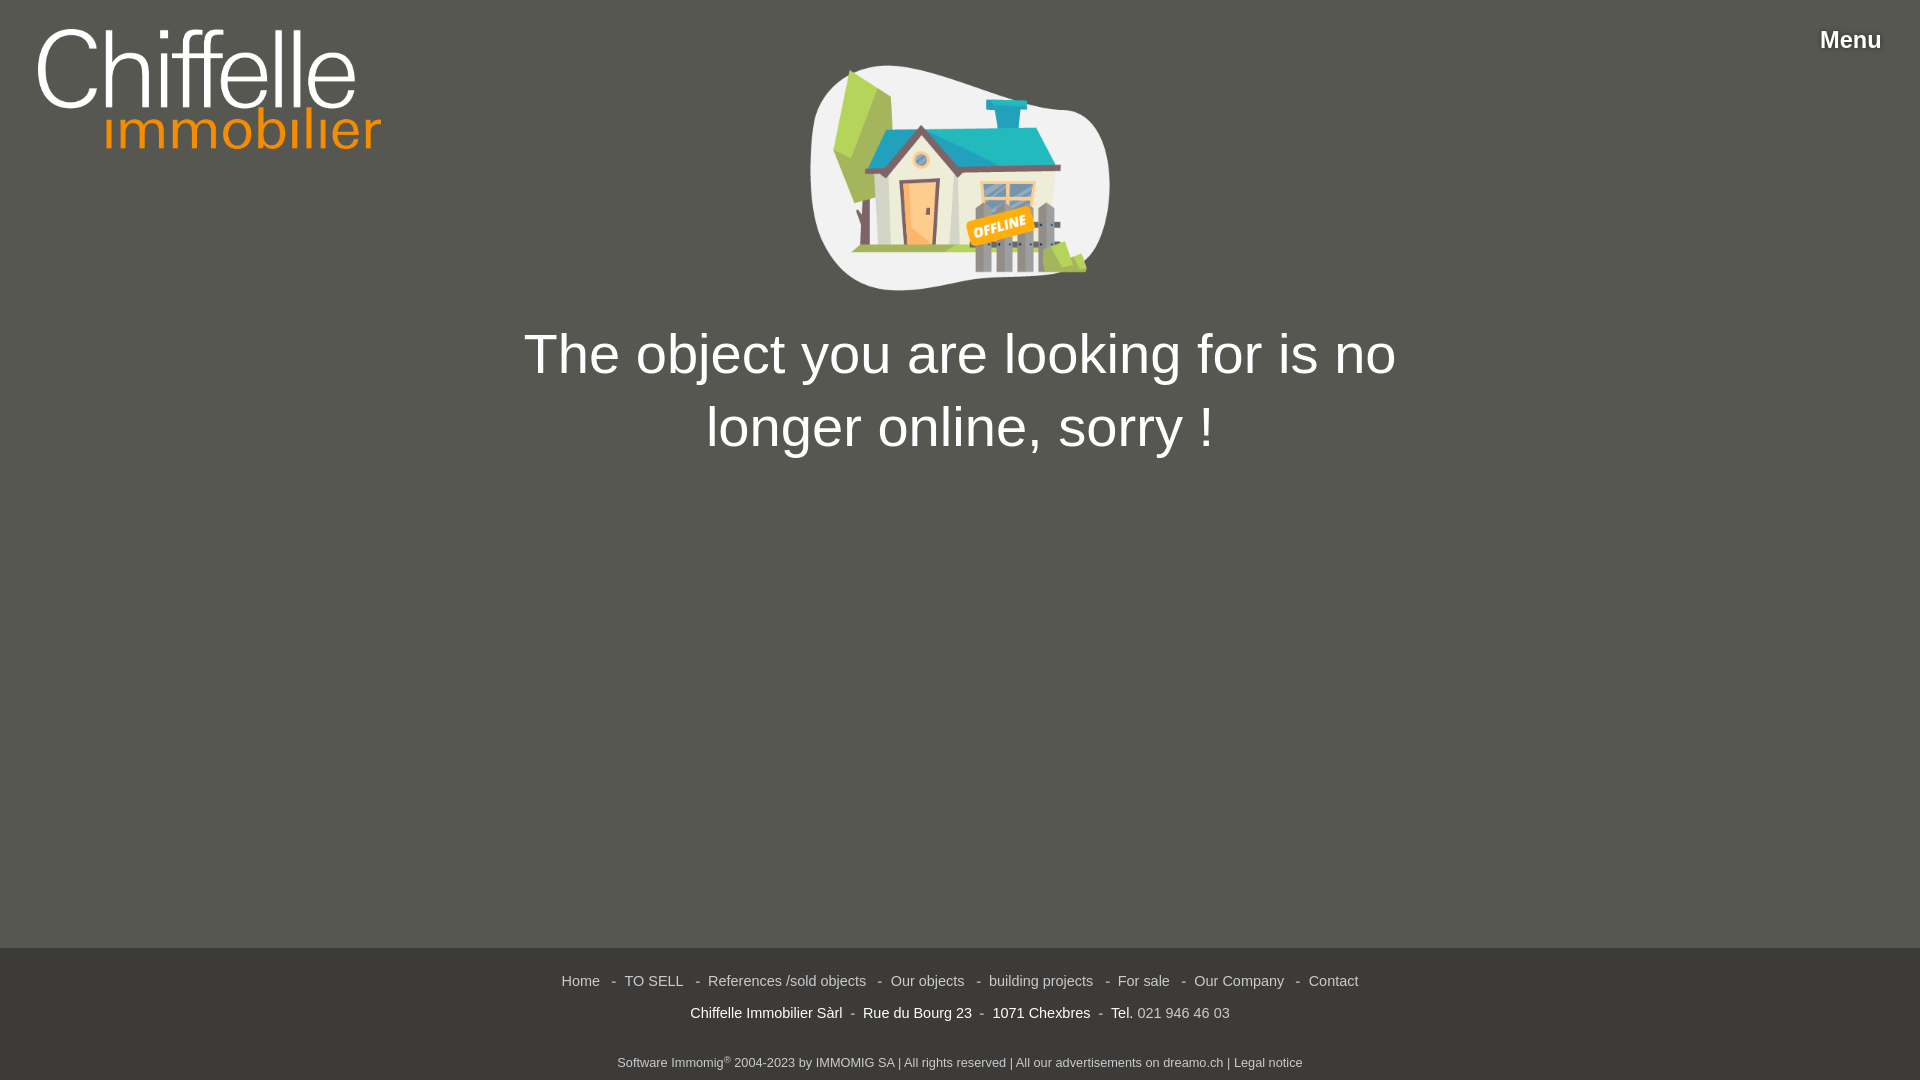 The width and height of the screenshot is (1920, 1080). What do you see at coordinates (1040, 980) in the screenshot?
I see `'building projects'` at bounding box center [1040, 980].